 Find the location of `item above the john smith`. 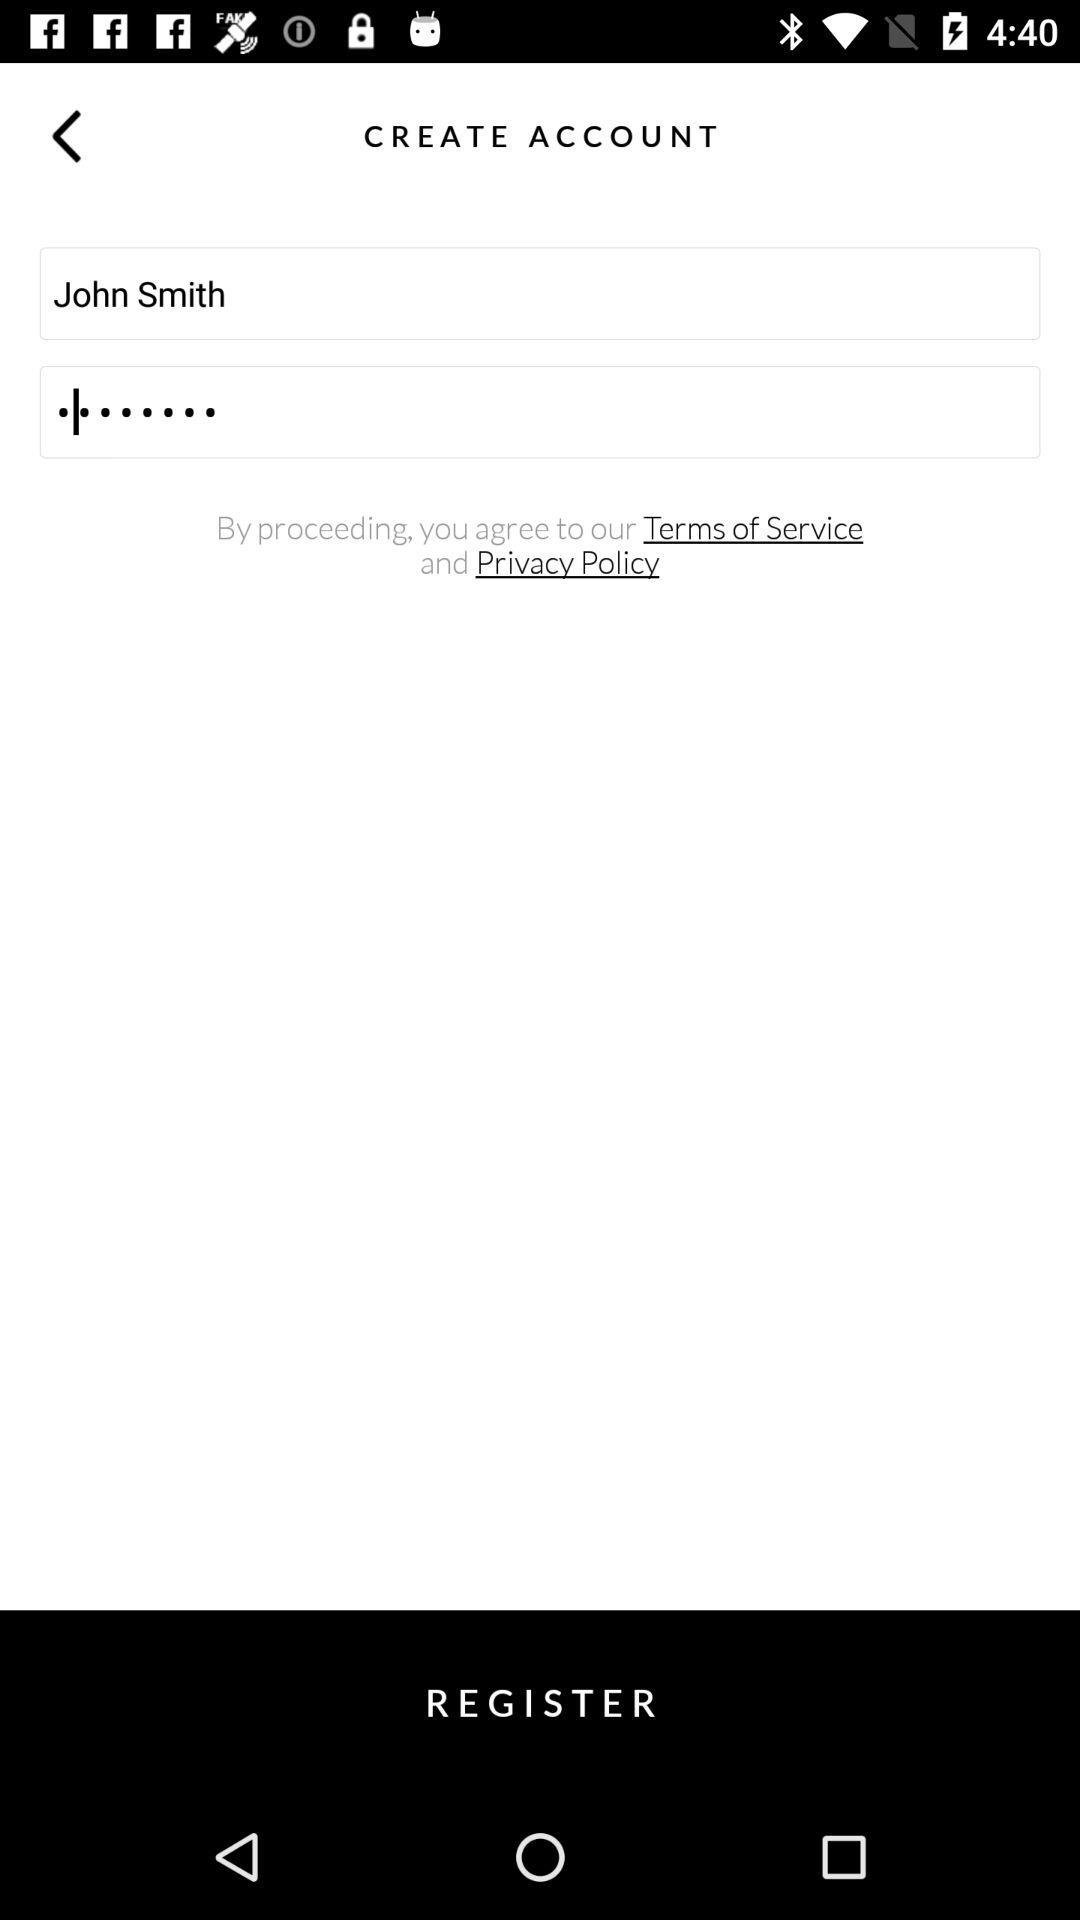

item above the john smith is located at coordinates (64, 134).